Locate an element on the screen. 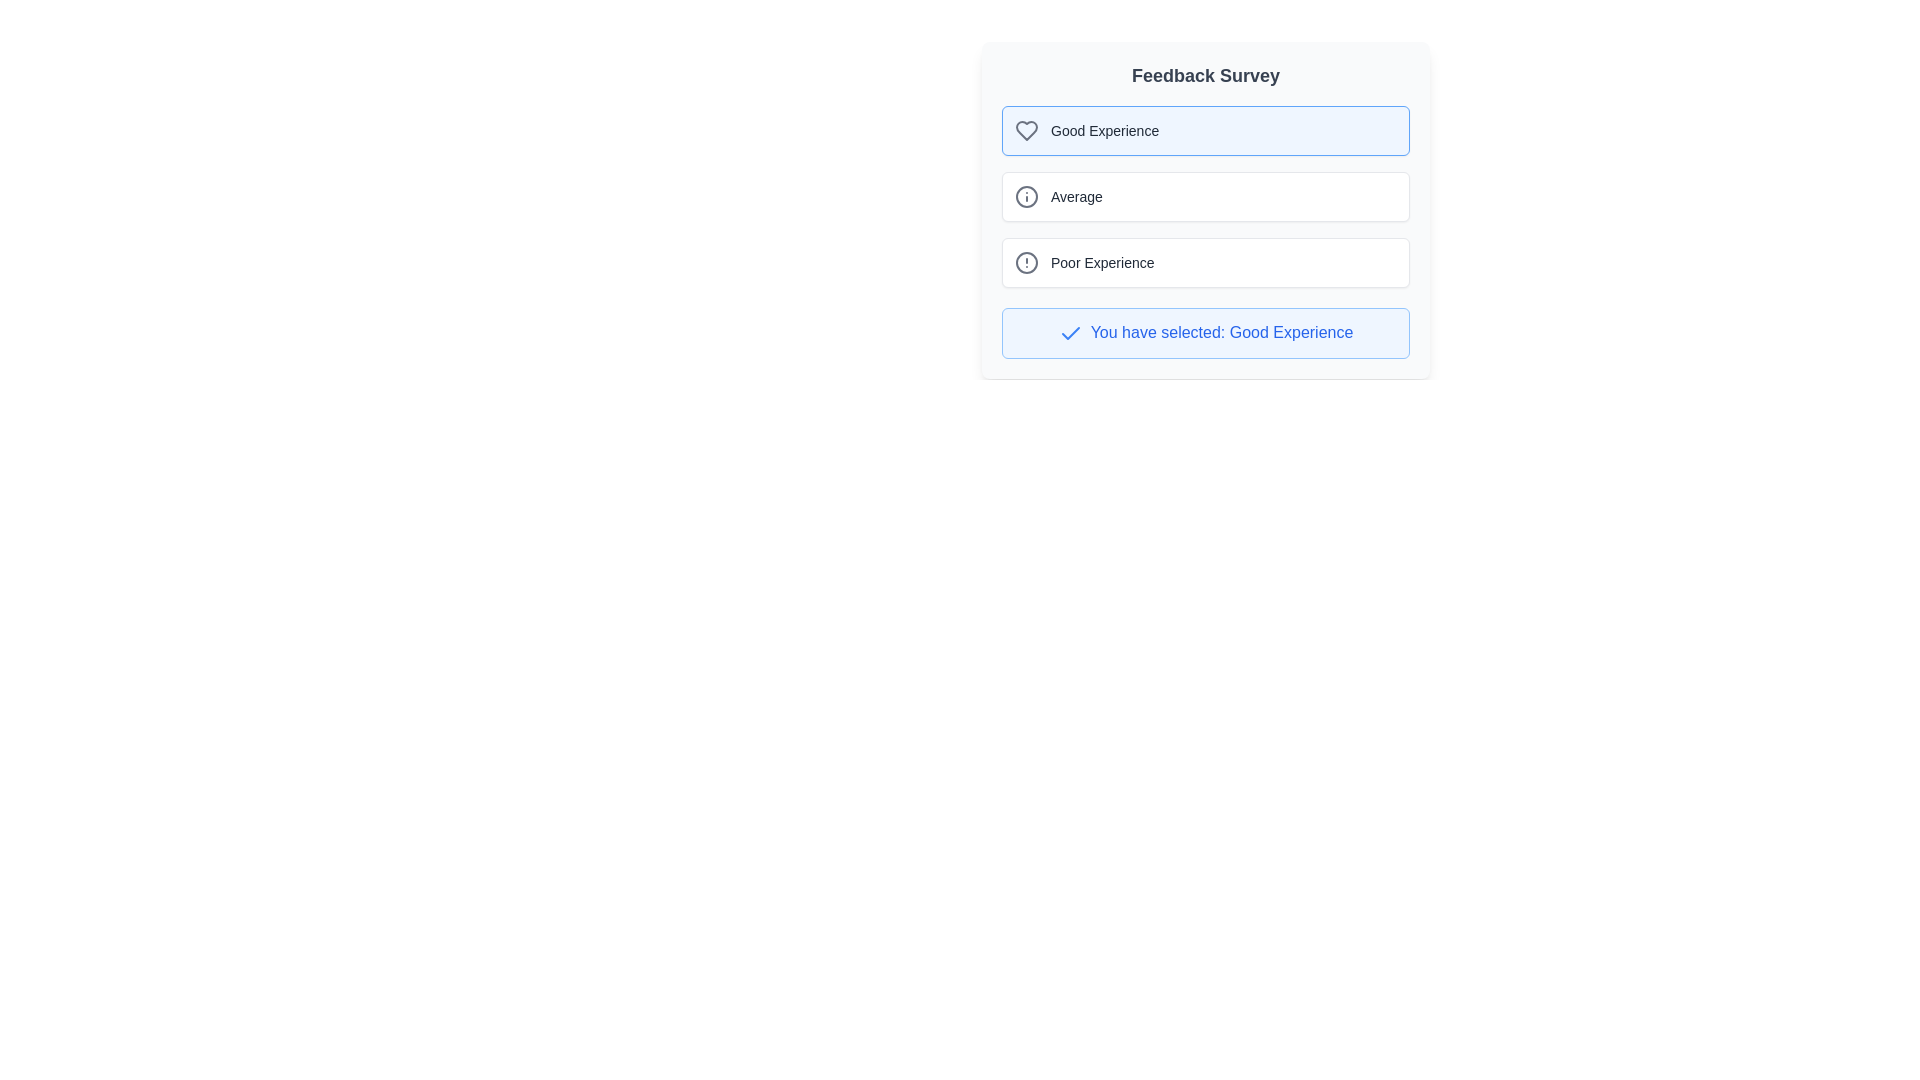  the heart-shaped icon with an outline stroke design located to the left of the 'Good Experience' text is located at coordinates (1027, 131).